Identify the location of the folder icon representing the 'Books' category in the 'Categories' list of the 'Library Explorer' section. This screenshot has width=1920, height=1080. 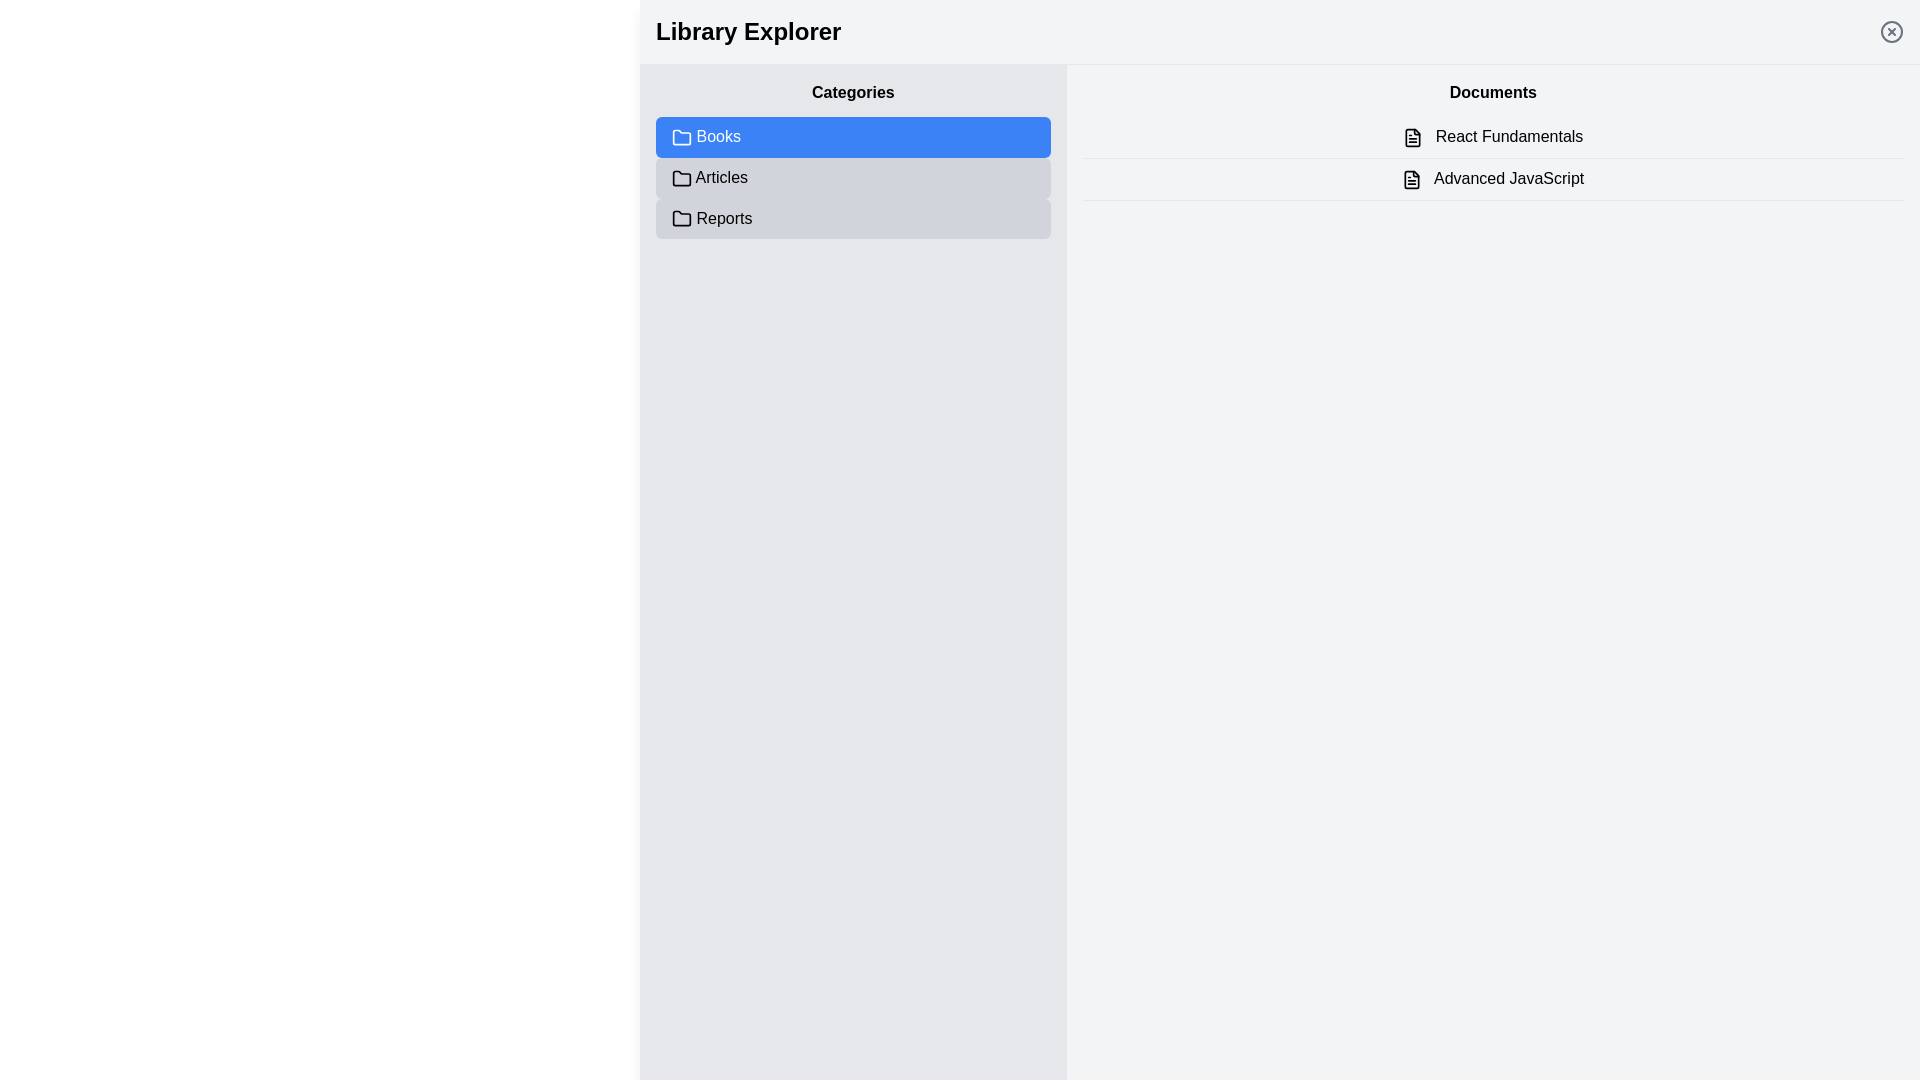
(681, 136).